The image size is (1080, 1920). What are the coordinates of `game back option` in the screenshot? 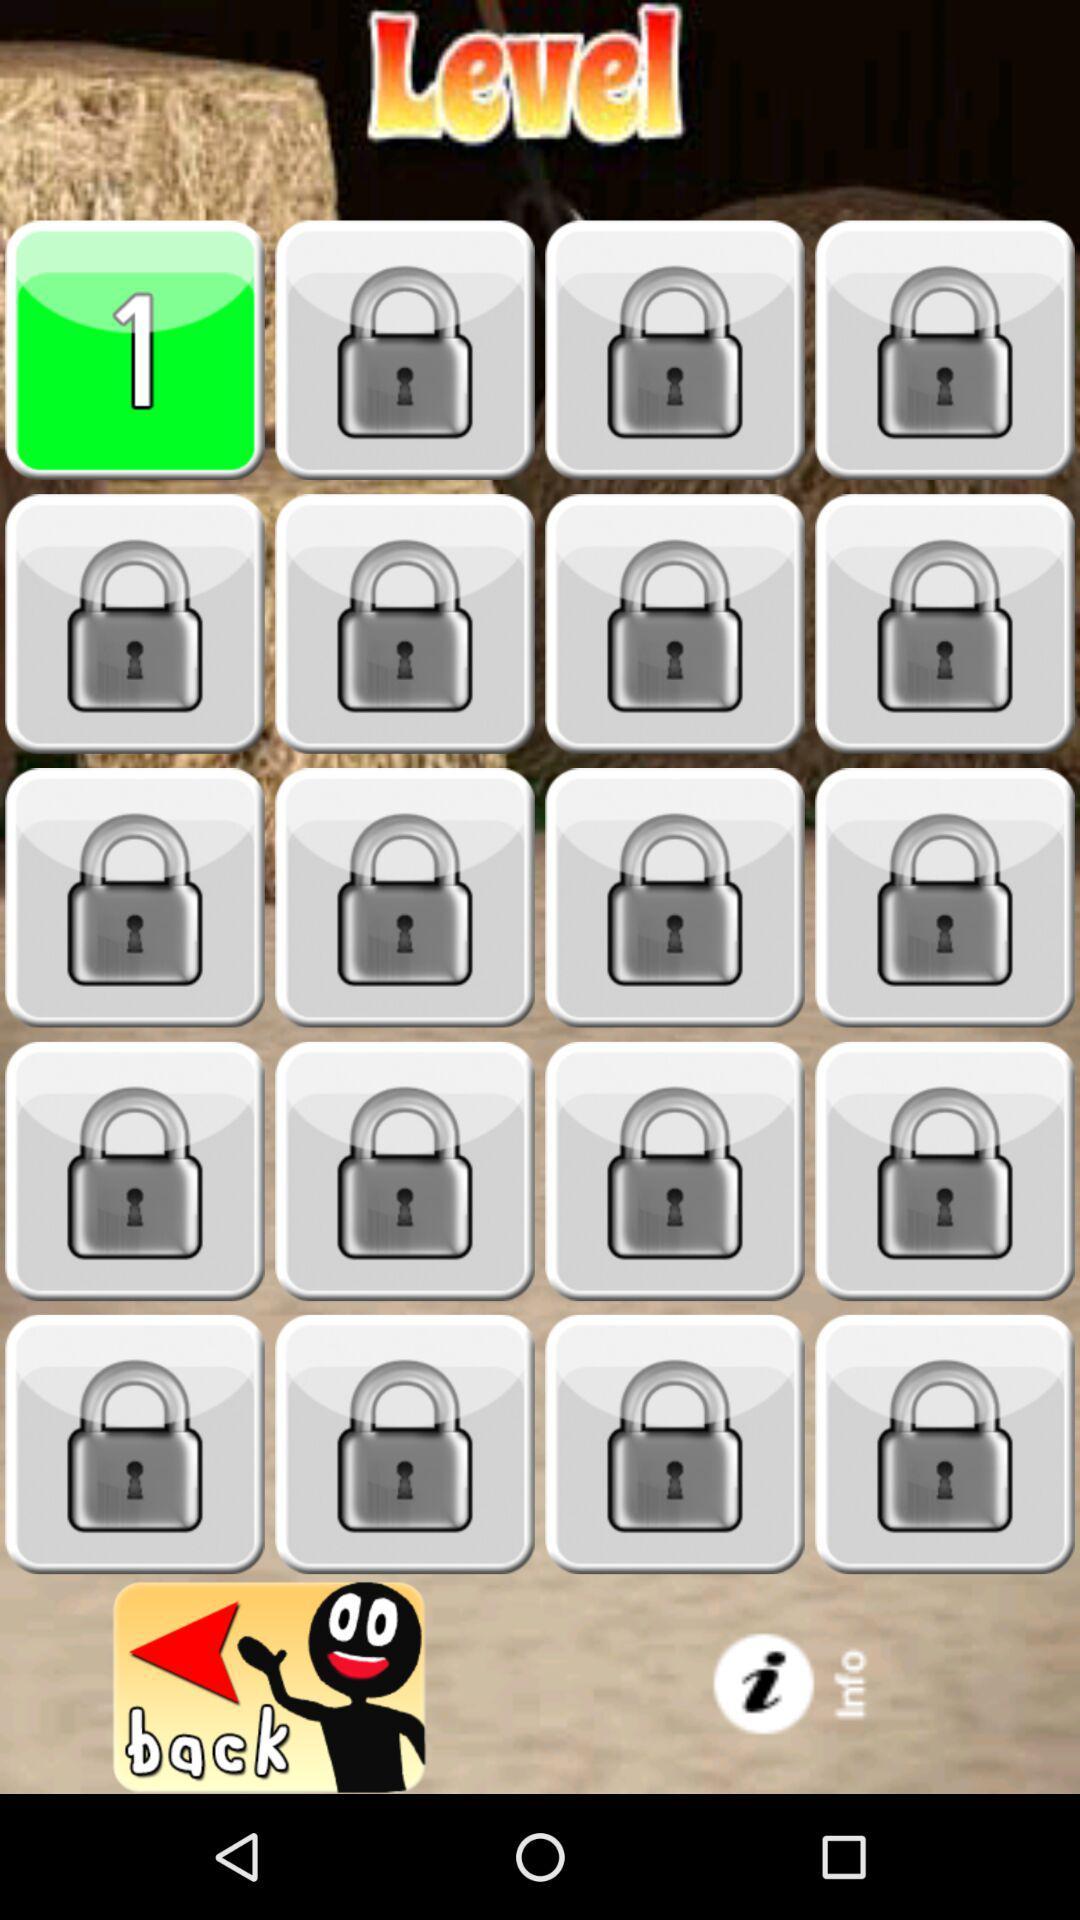 It's located at (270, 1686).